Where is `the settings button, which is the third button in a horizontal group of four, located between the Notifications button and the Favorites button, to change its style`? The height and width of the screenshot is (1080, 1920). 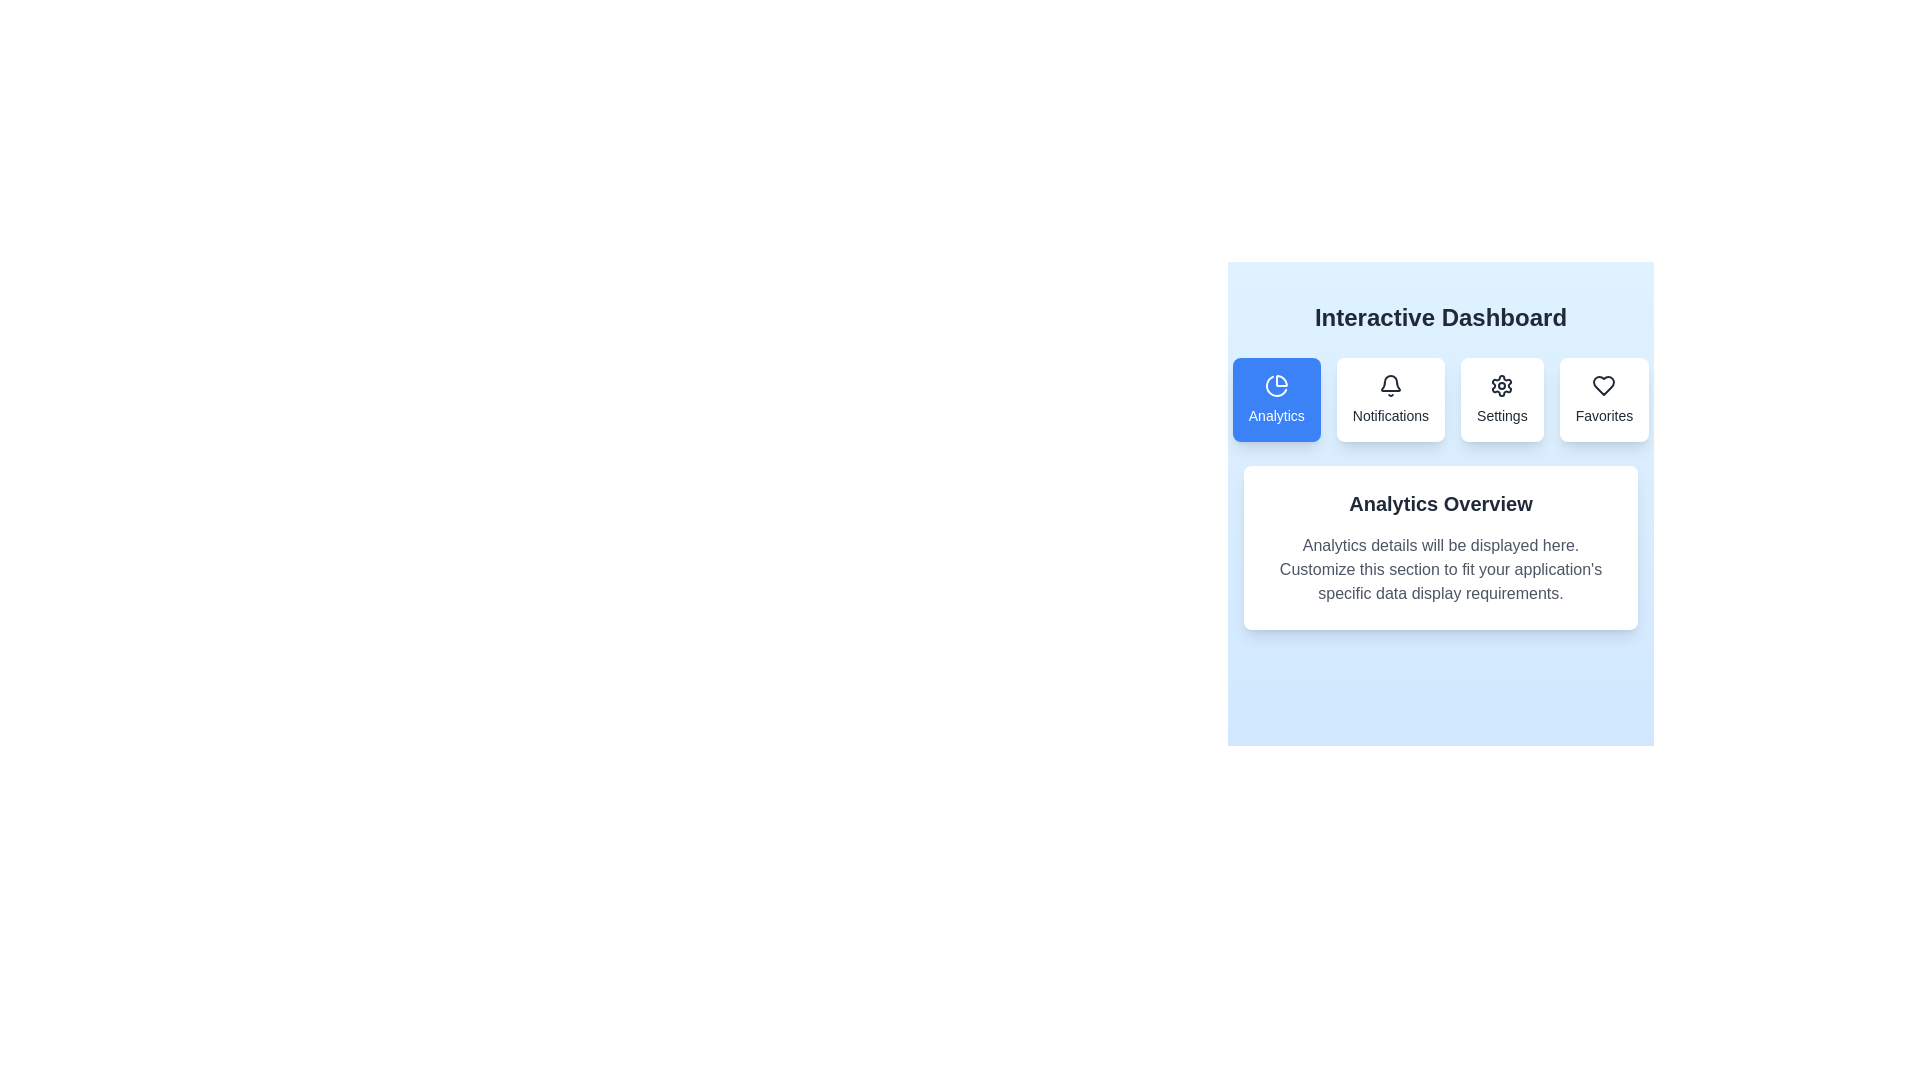
the settings button, which is the third button in a horizontal group of four, located between the Notifications button and the Favorites button, to change its style is located at coordinates (1502, 400).